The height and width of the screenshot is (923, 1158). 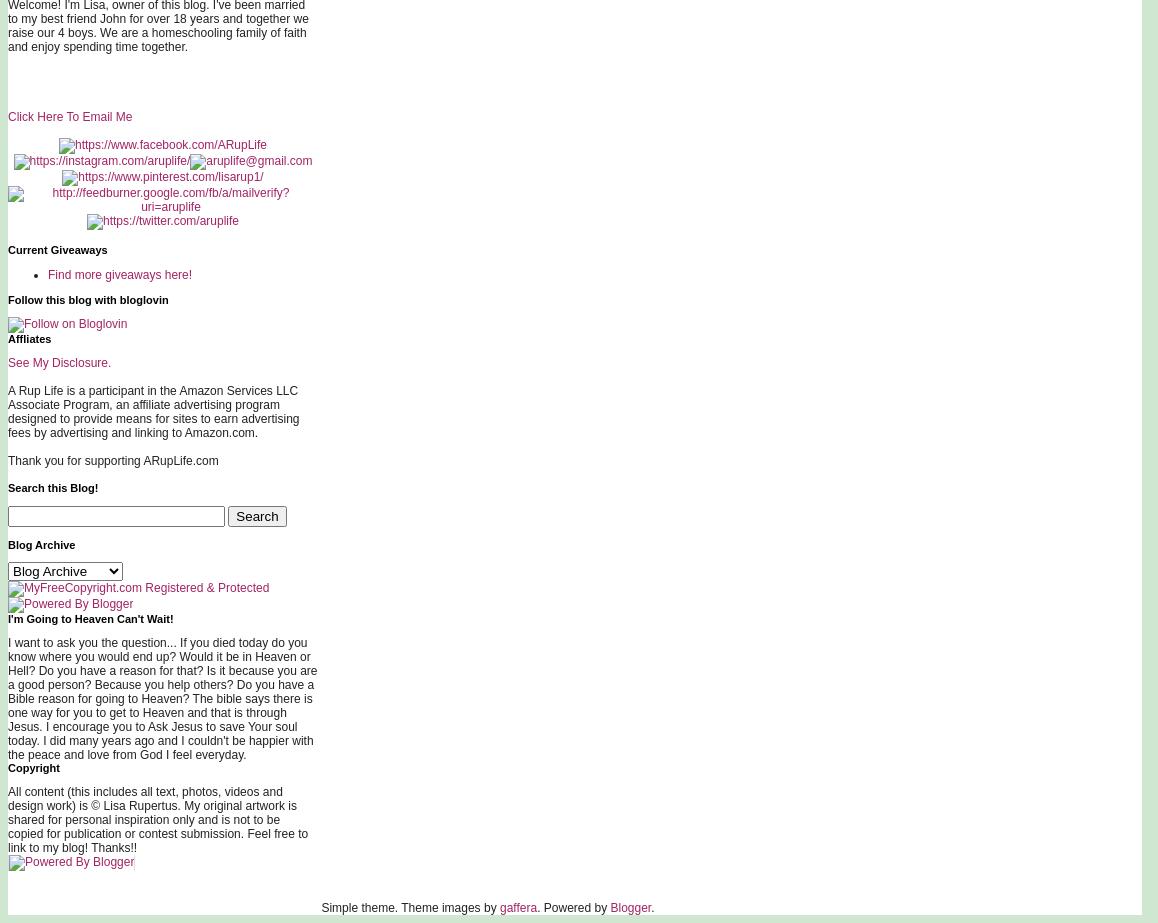 What do you see at coordinates (118, 274) in the screenshot?
I see `'Find more giveaways here!'` at bounding box center [118, 274].